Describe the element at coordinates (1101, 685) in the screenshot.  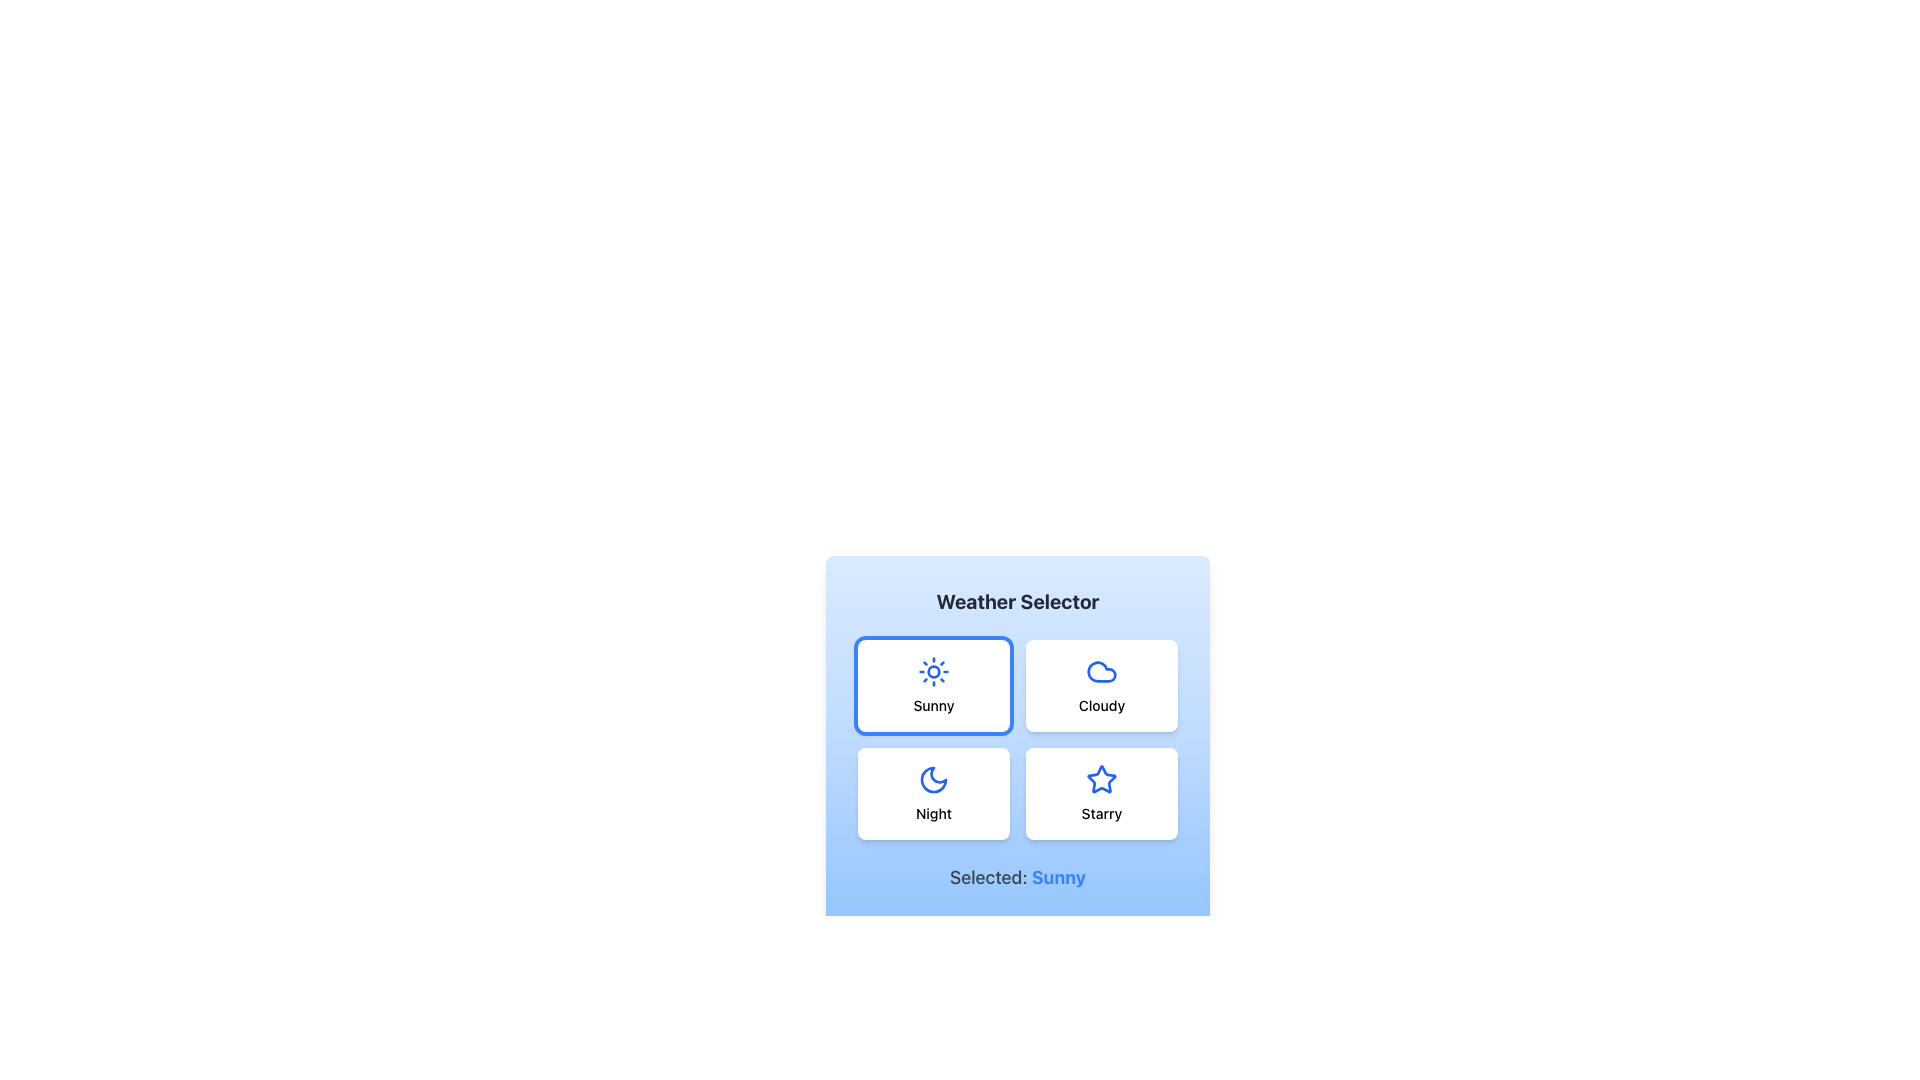
I see `the second button in the top row of the 2x2 grid layout, which is labeled for selecting the 'Cloudy' weather condition, to update the selection` at that location.